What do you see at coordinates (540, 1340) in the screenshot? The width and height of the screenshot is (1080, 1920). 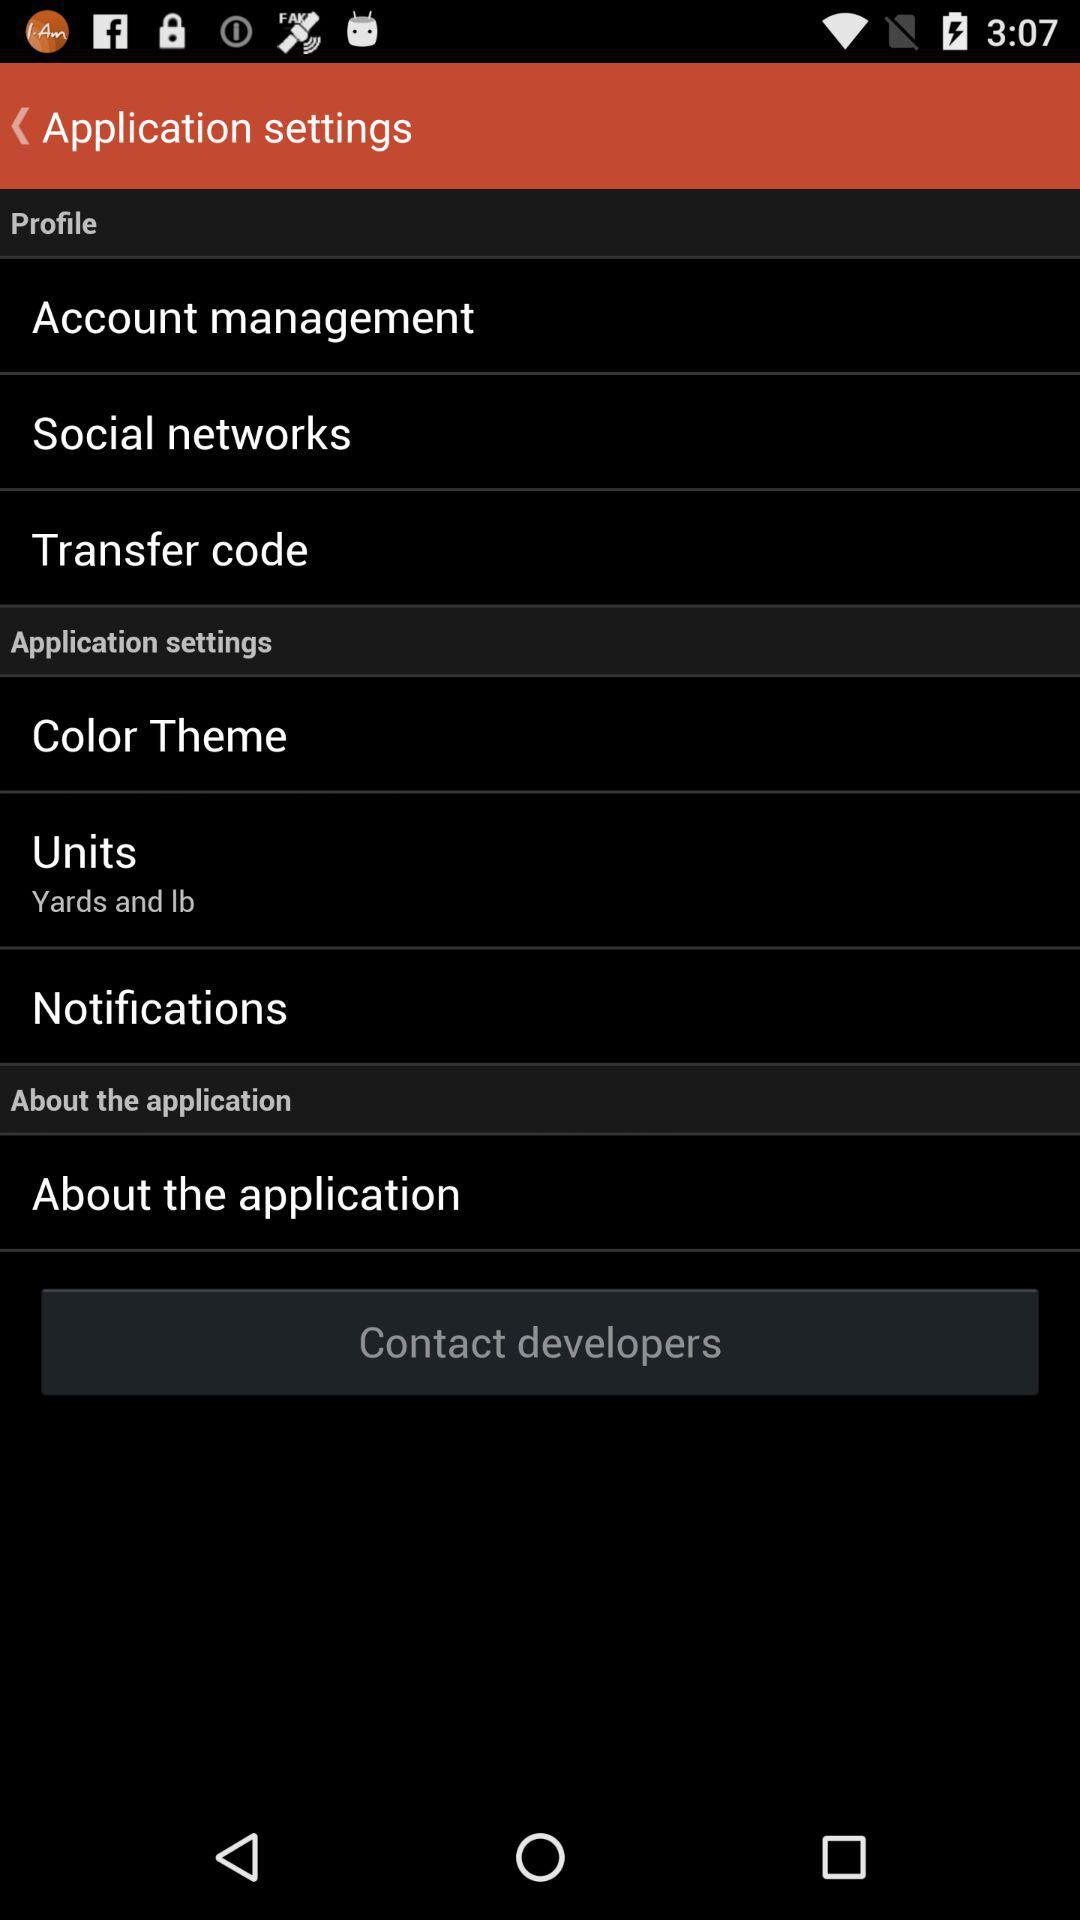 I see `the contact developers button` at bounding box center [540, 1340].